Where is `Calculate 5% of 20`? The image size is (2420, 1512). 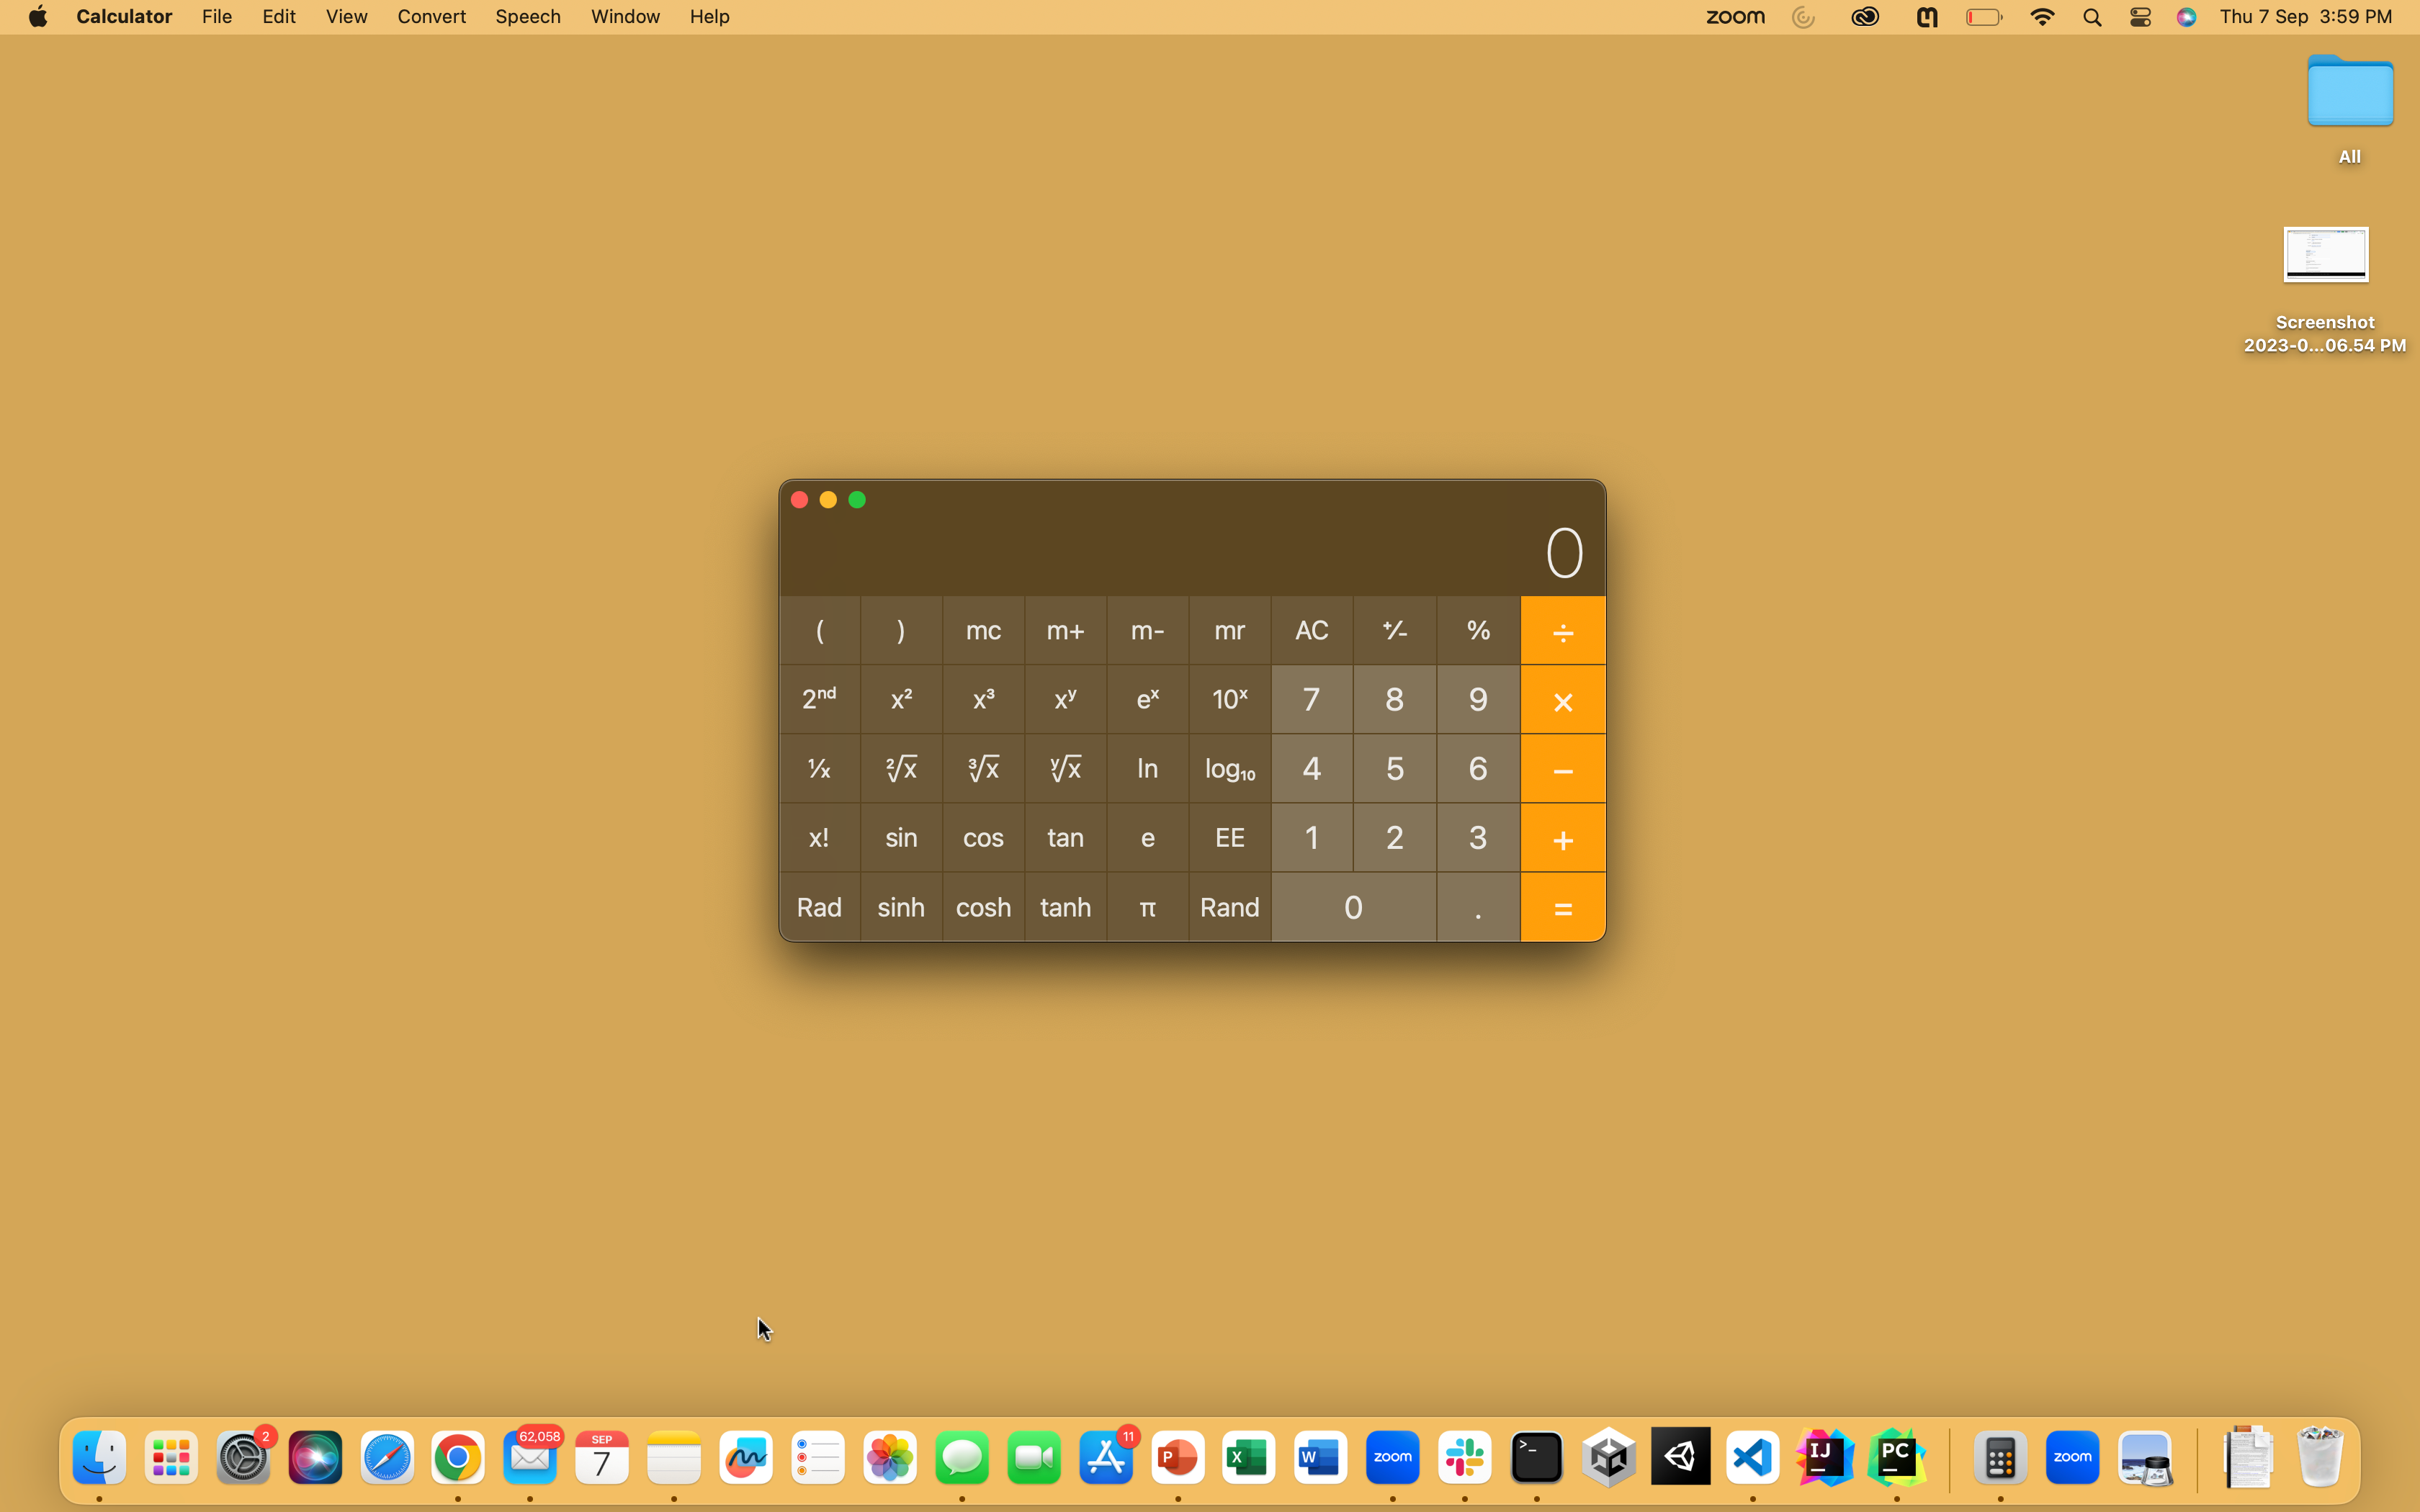 Calculate 5% of 20 is located at coordinates (1395, 765).